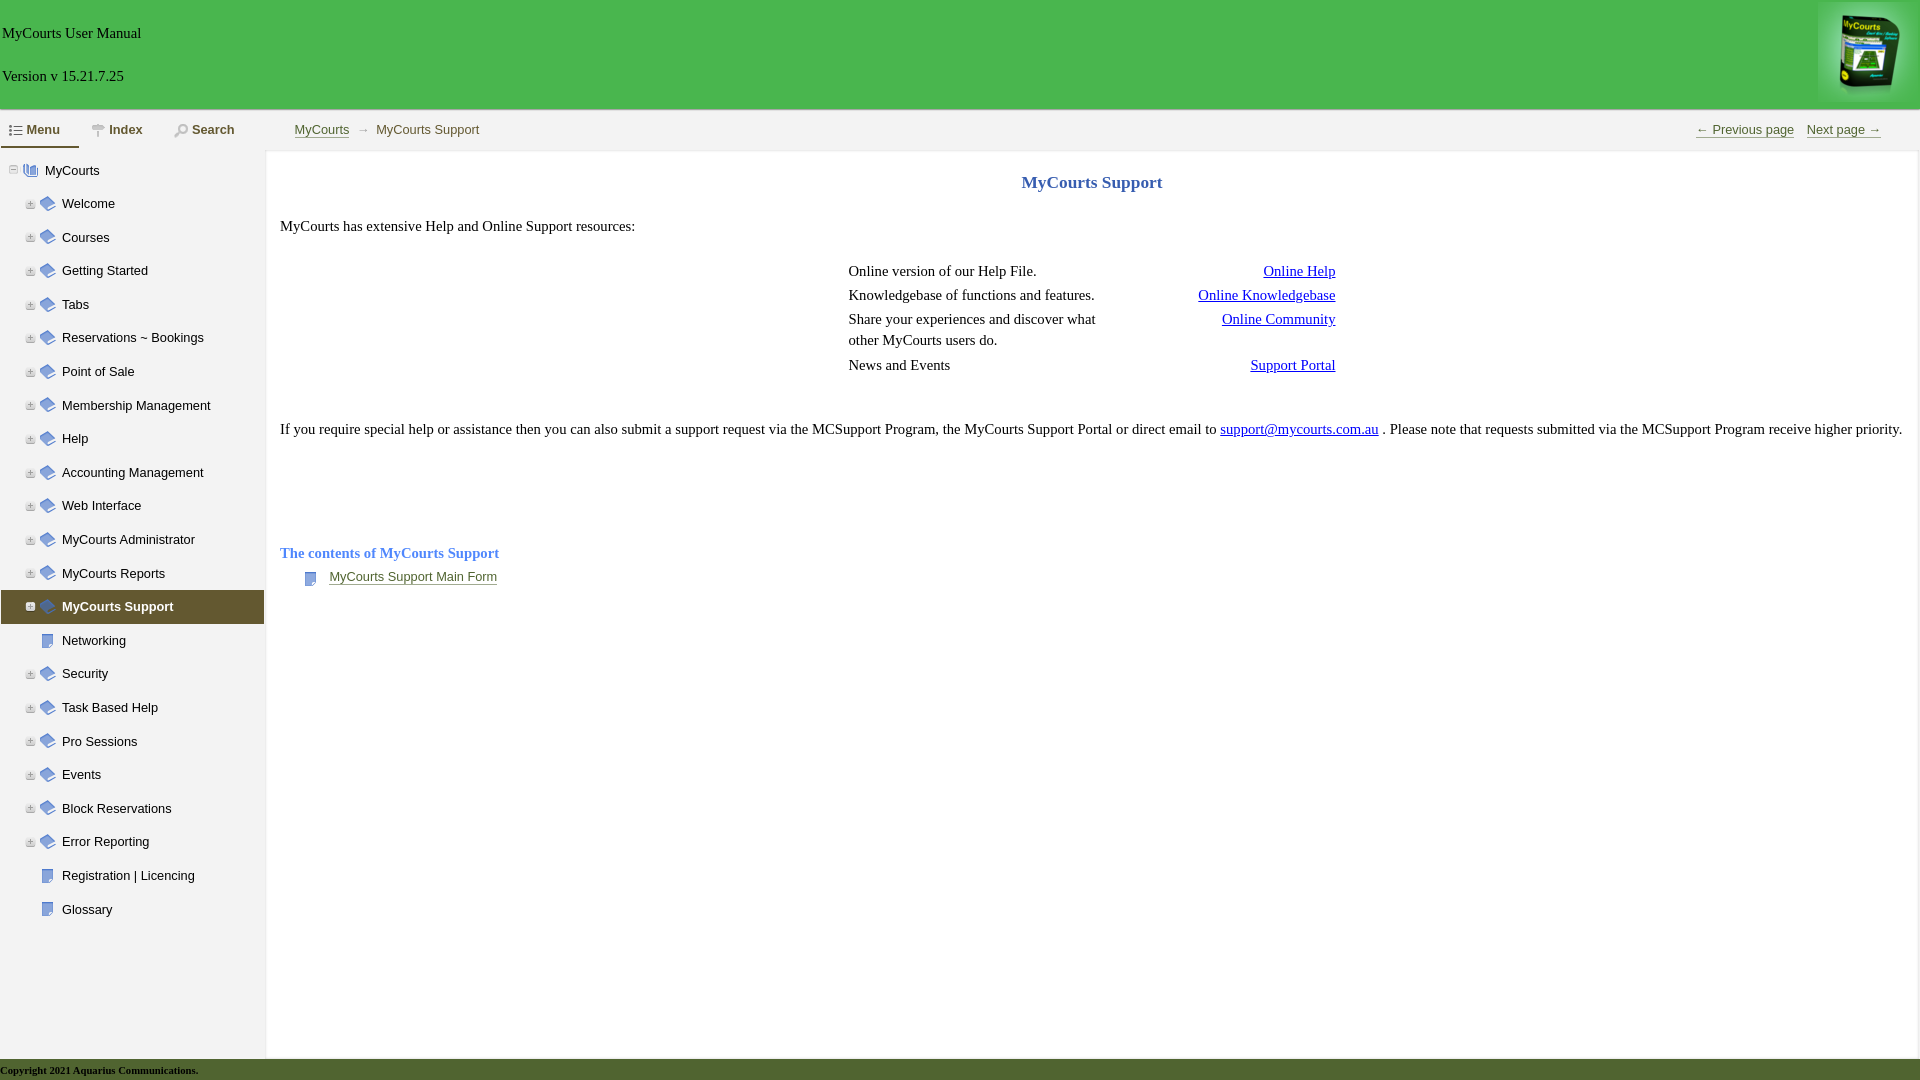  I want to click on 'Support Portal', so click(1292, 365).